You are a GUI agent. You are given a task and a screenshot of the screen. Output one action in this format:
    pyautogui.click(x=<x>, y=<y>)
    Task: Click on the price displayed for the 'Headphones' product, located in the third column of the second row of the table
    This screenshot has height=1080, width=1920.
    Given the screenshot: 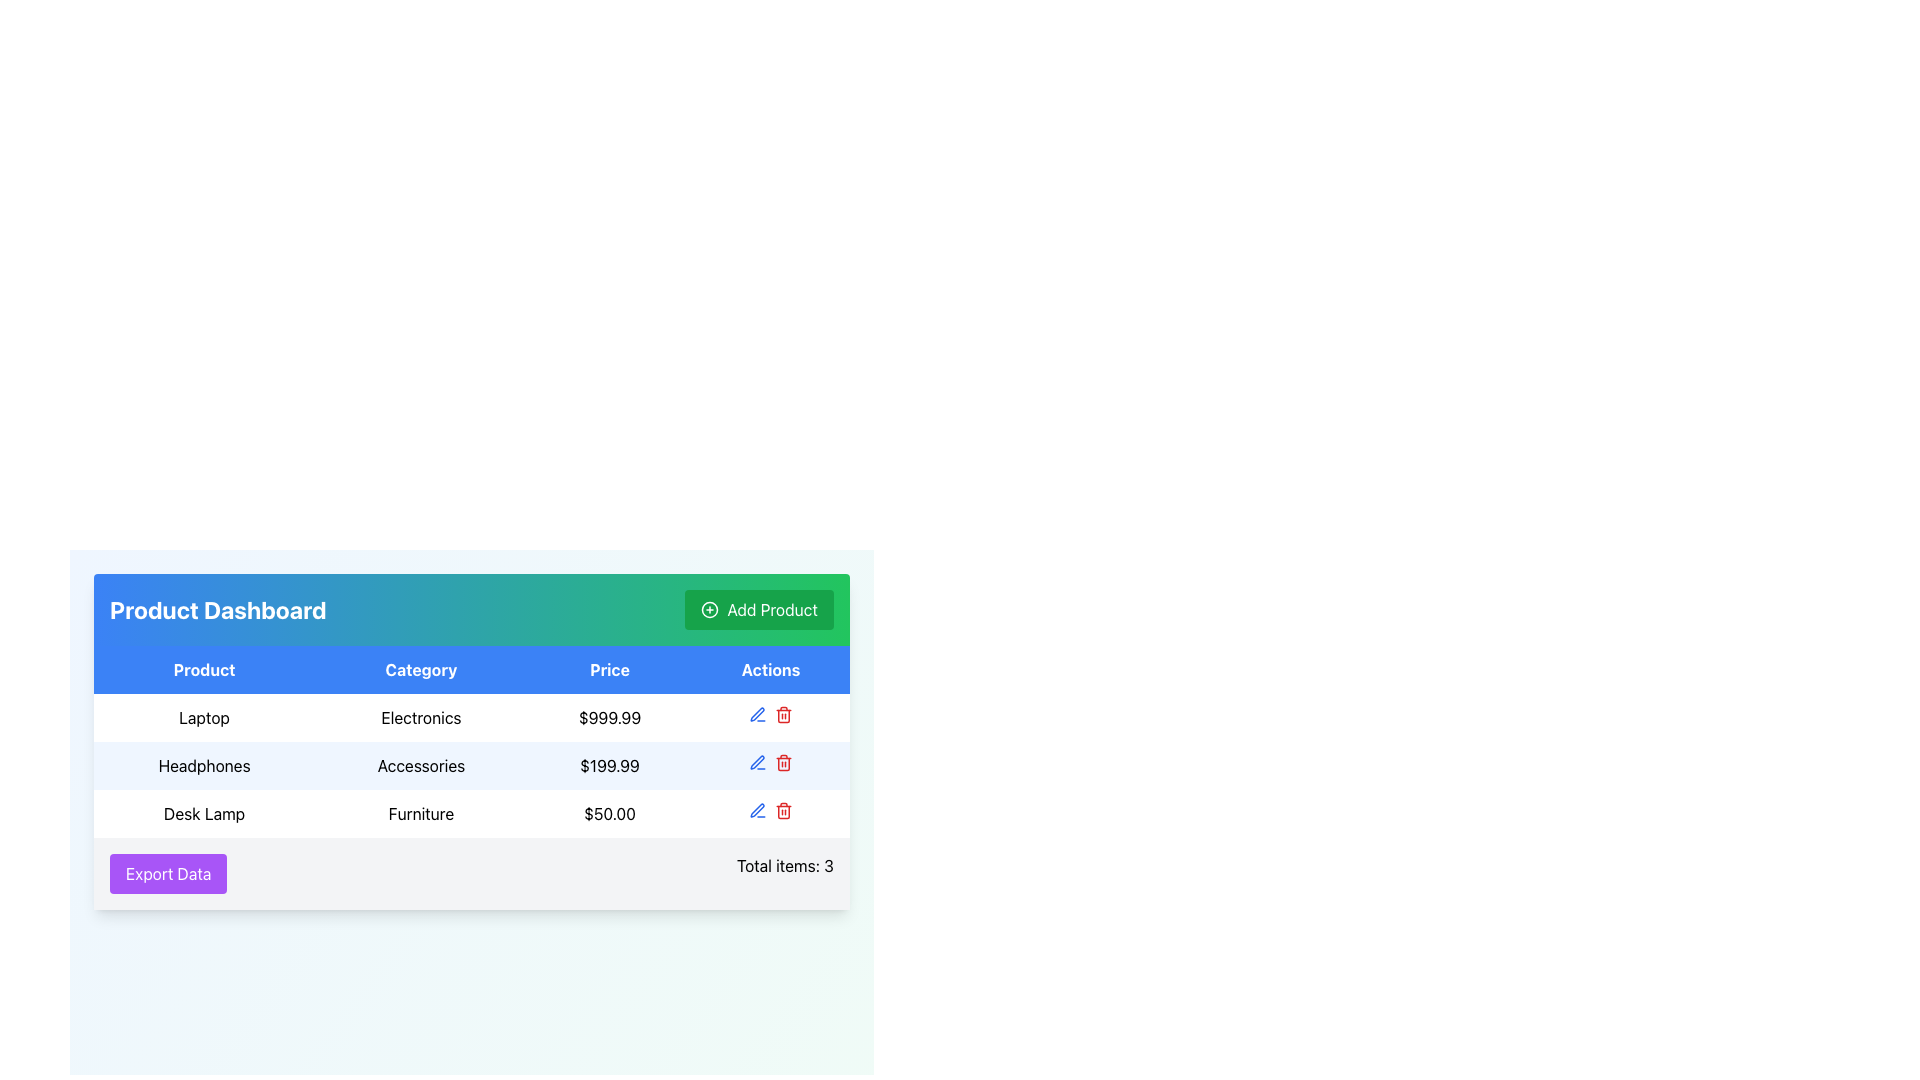 What is the action you would take?
    pyautogui.click(x=608, y=765)
    